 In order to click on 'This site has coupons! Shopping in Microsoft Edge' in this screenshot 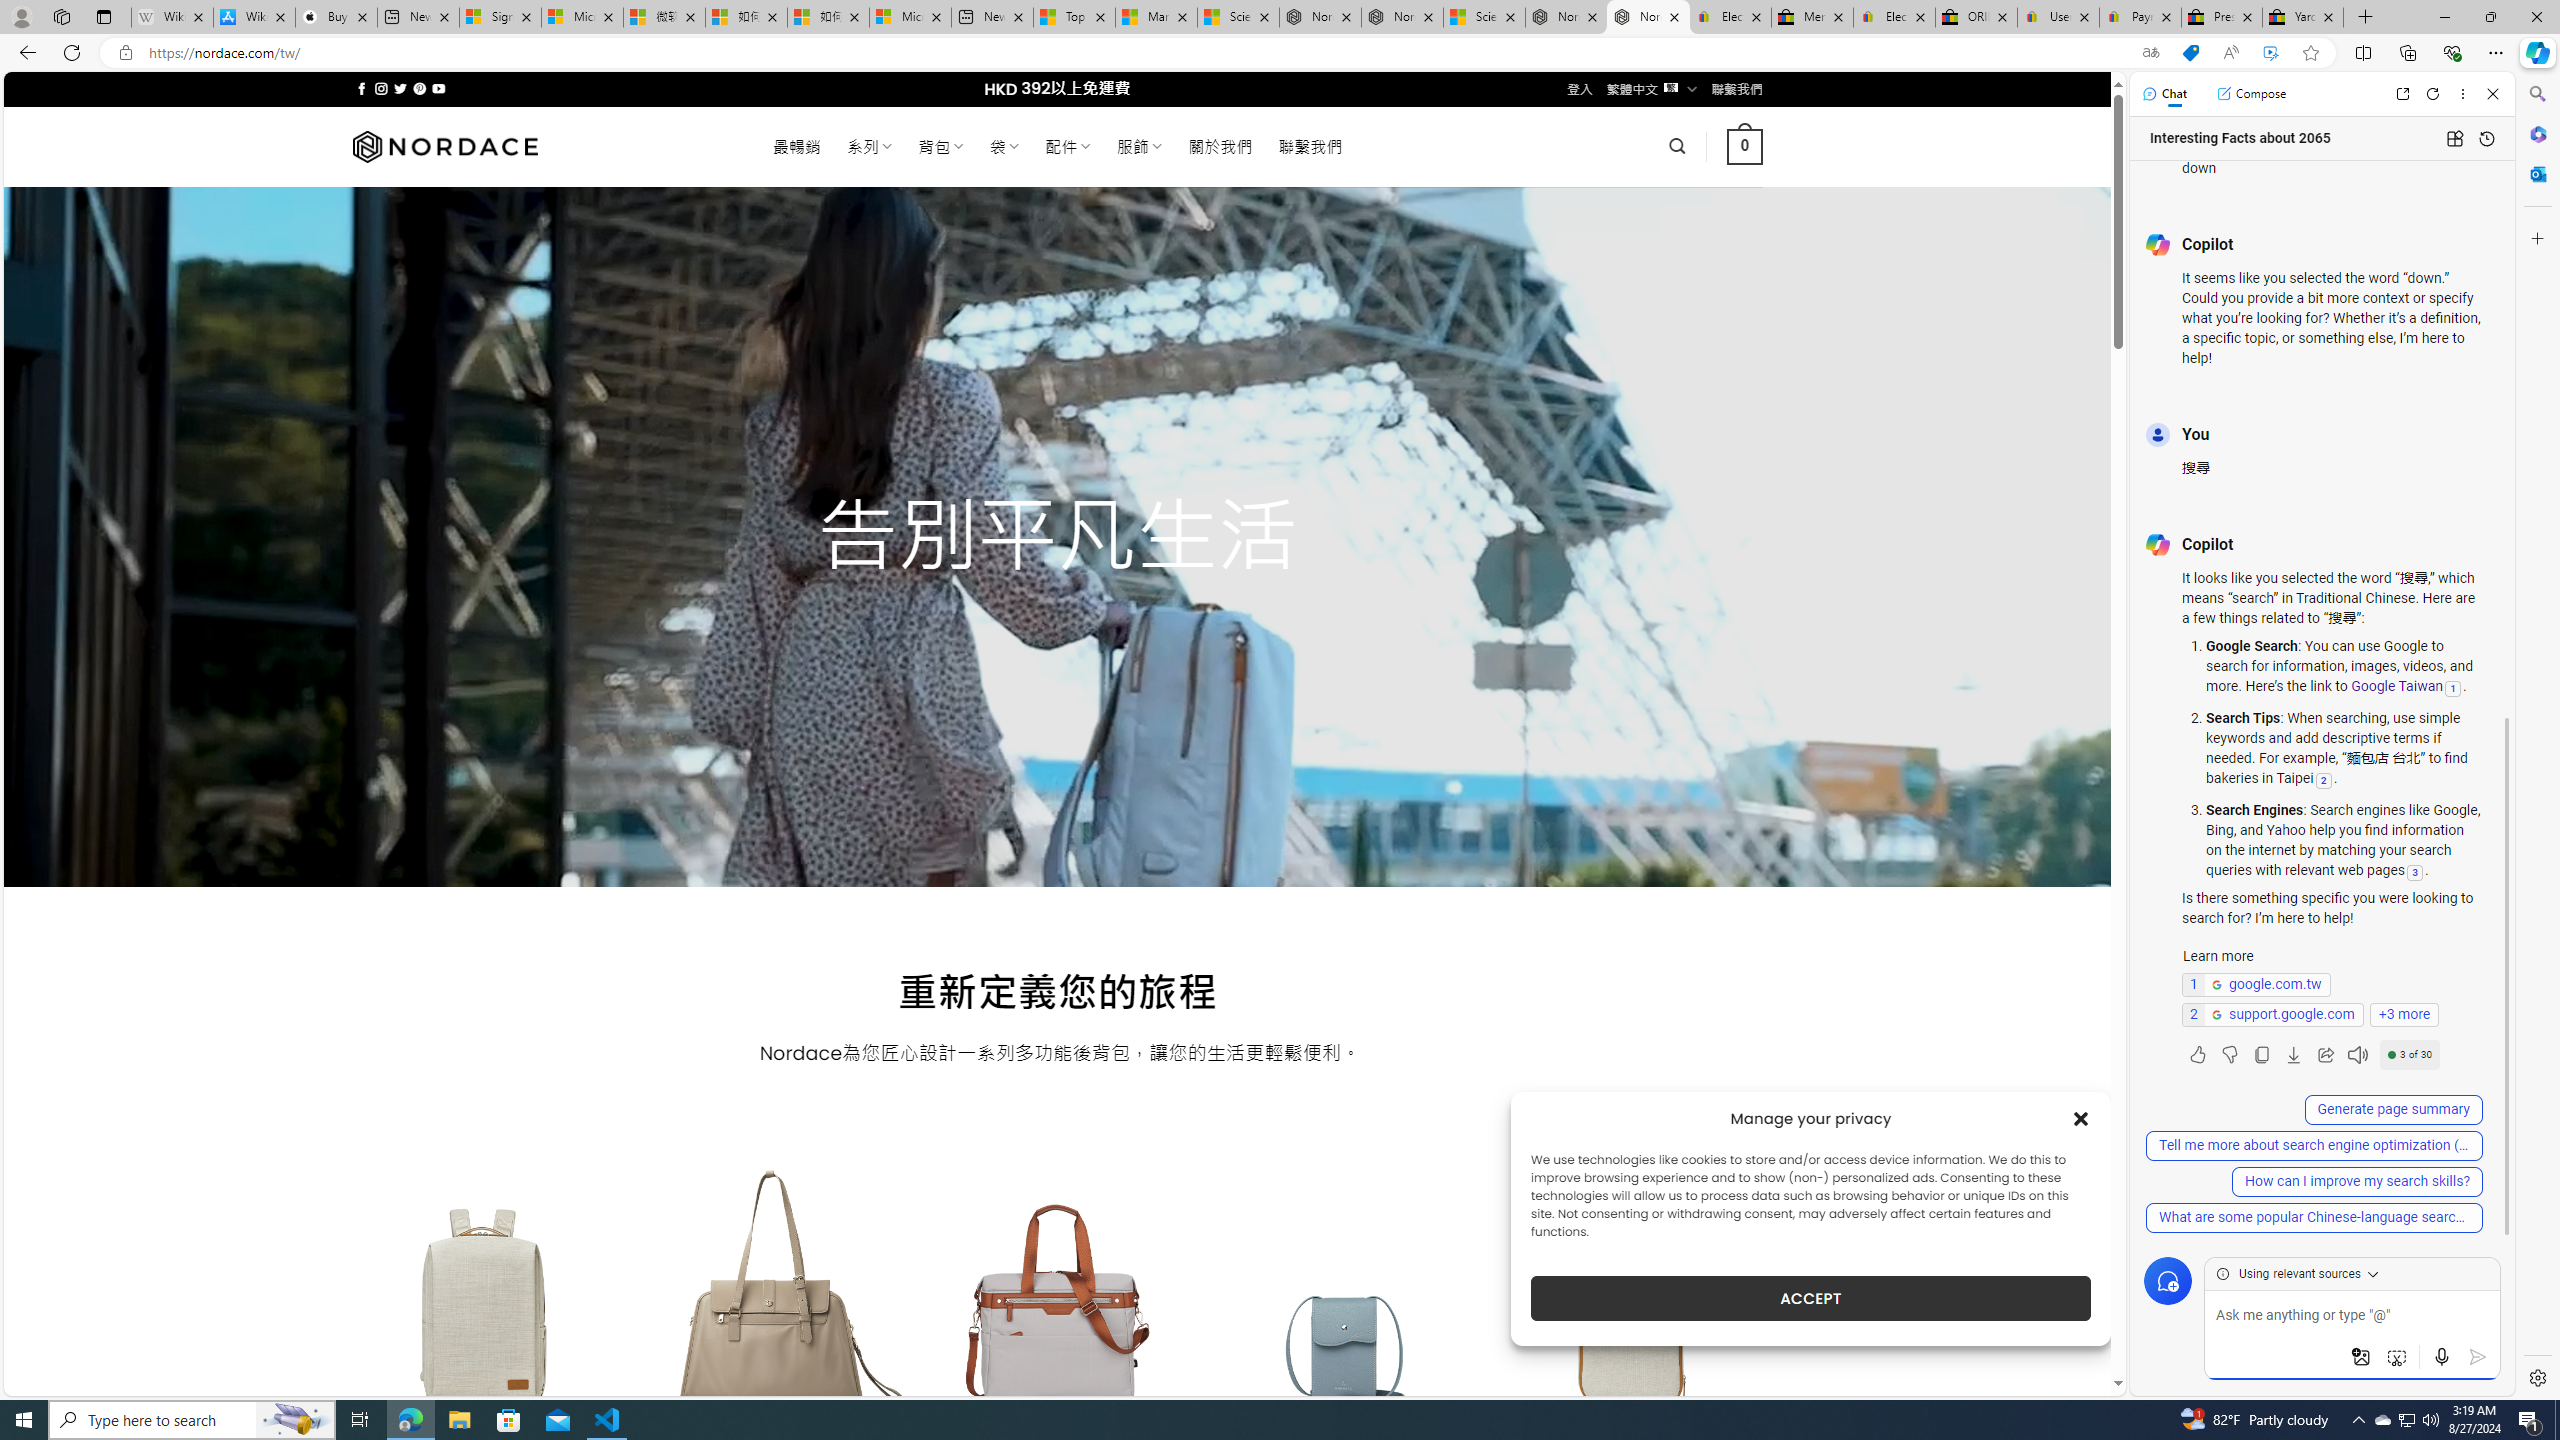, I will do `click(2190, 53)`.